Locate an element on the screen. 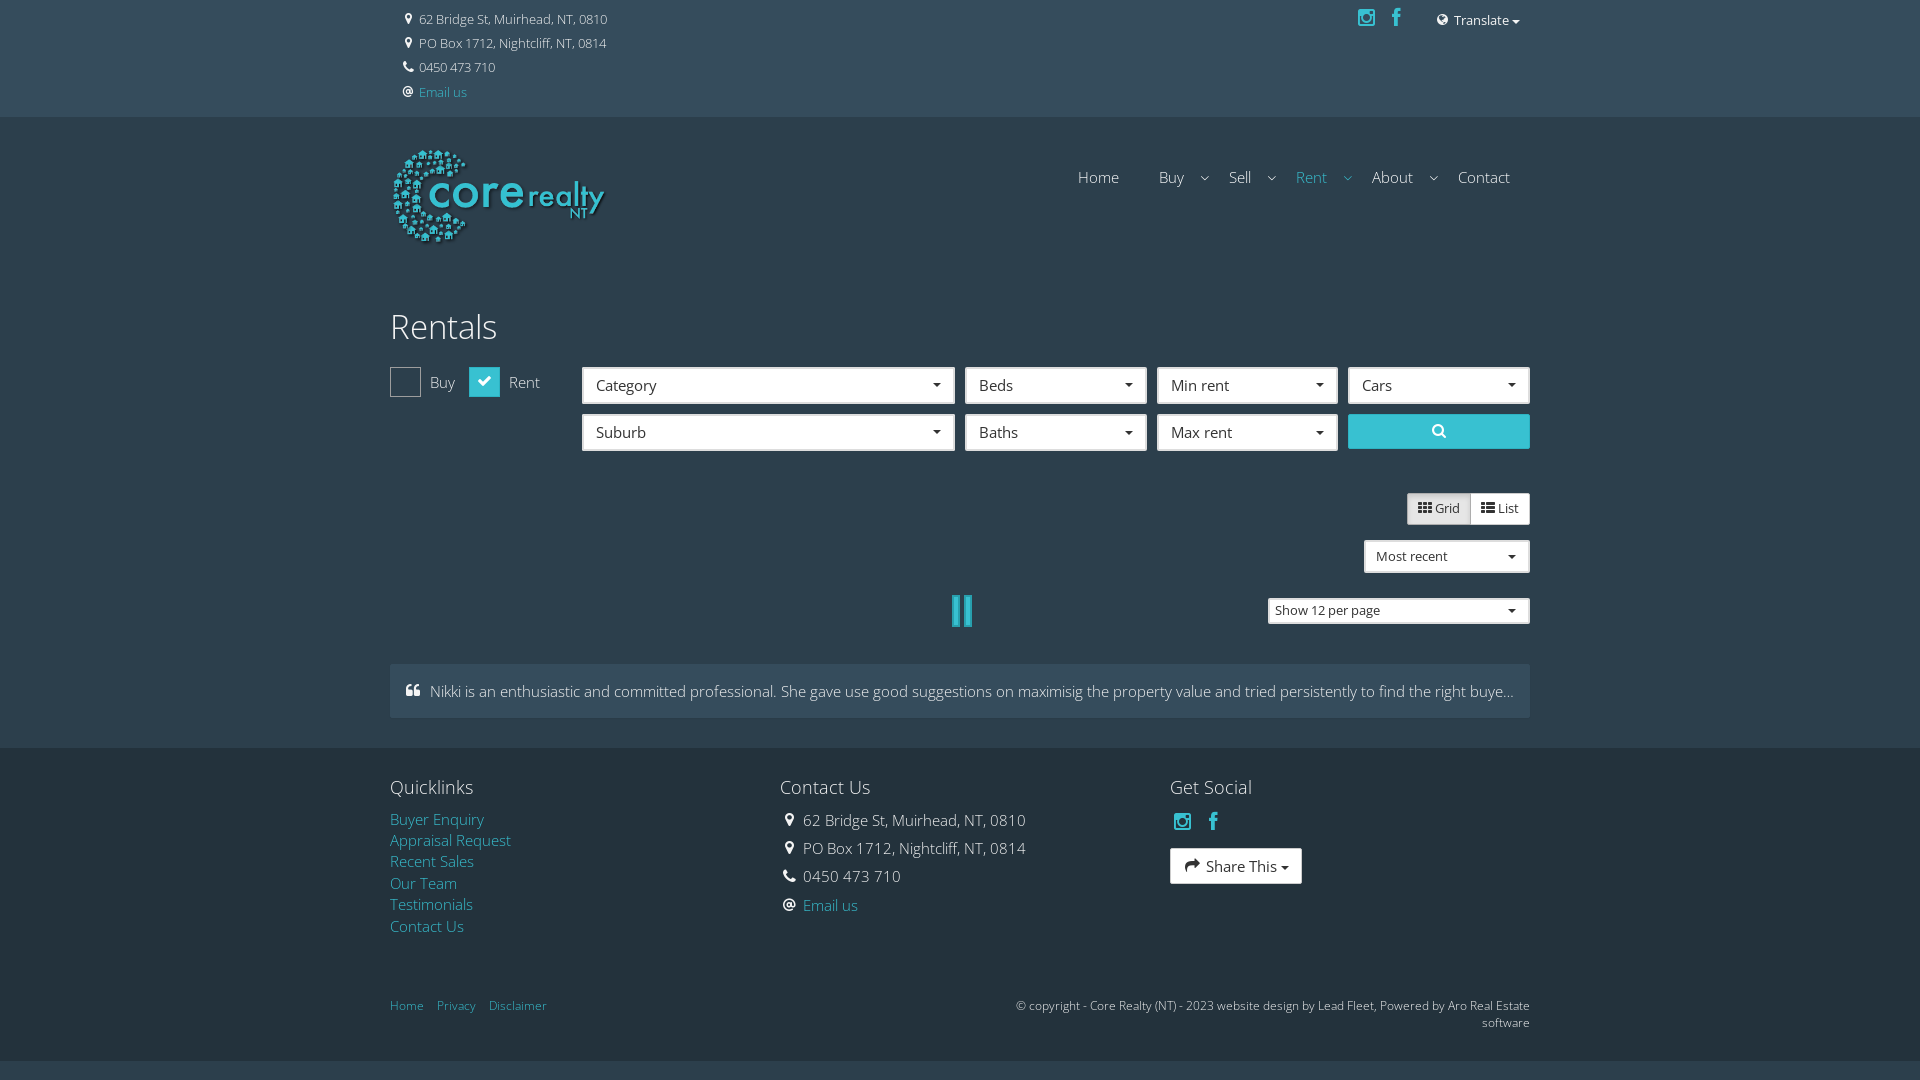 This screenshot has width=1920, height=1080. 'Home' is located at coordinates (406, 1005).